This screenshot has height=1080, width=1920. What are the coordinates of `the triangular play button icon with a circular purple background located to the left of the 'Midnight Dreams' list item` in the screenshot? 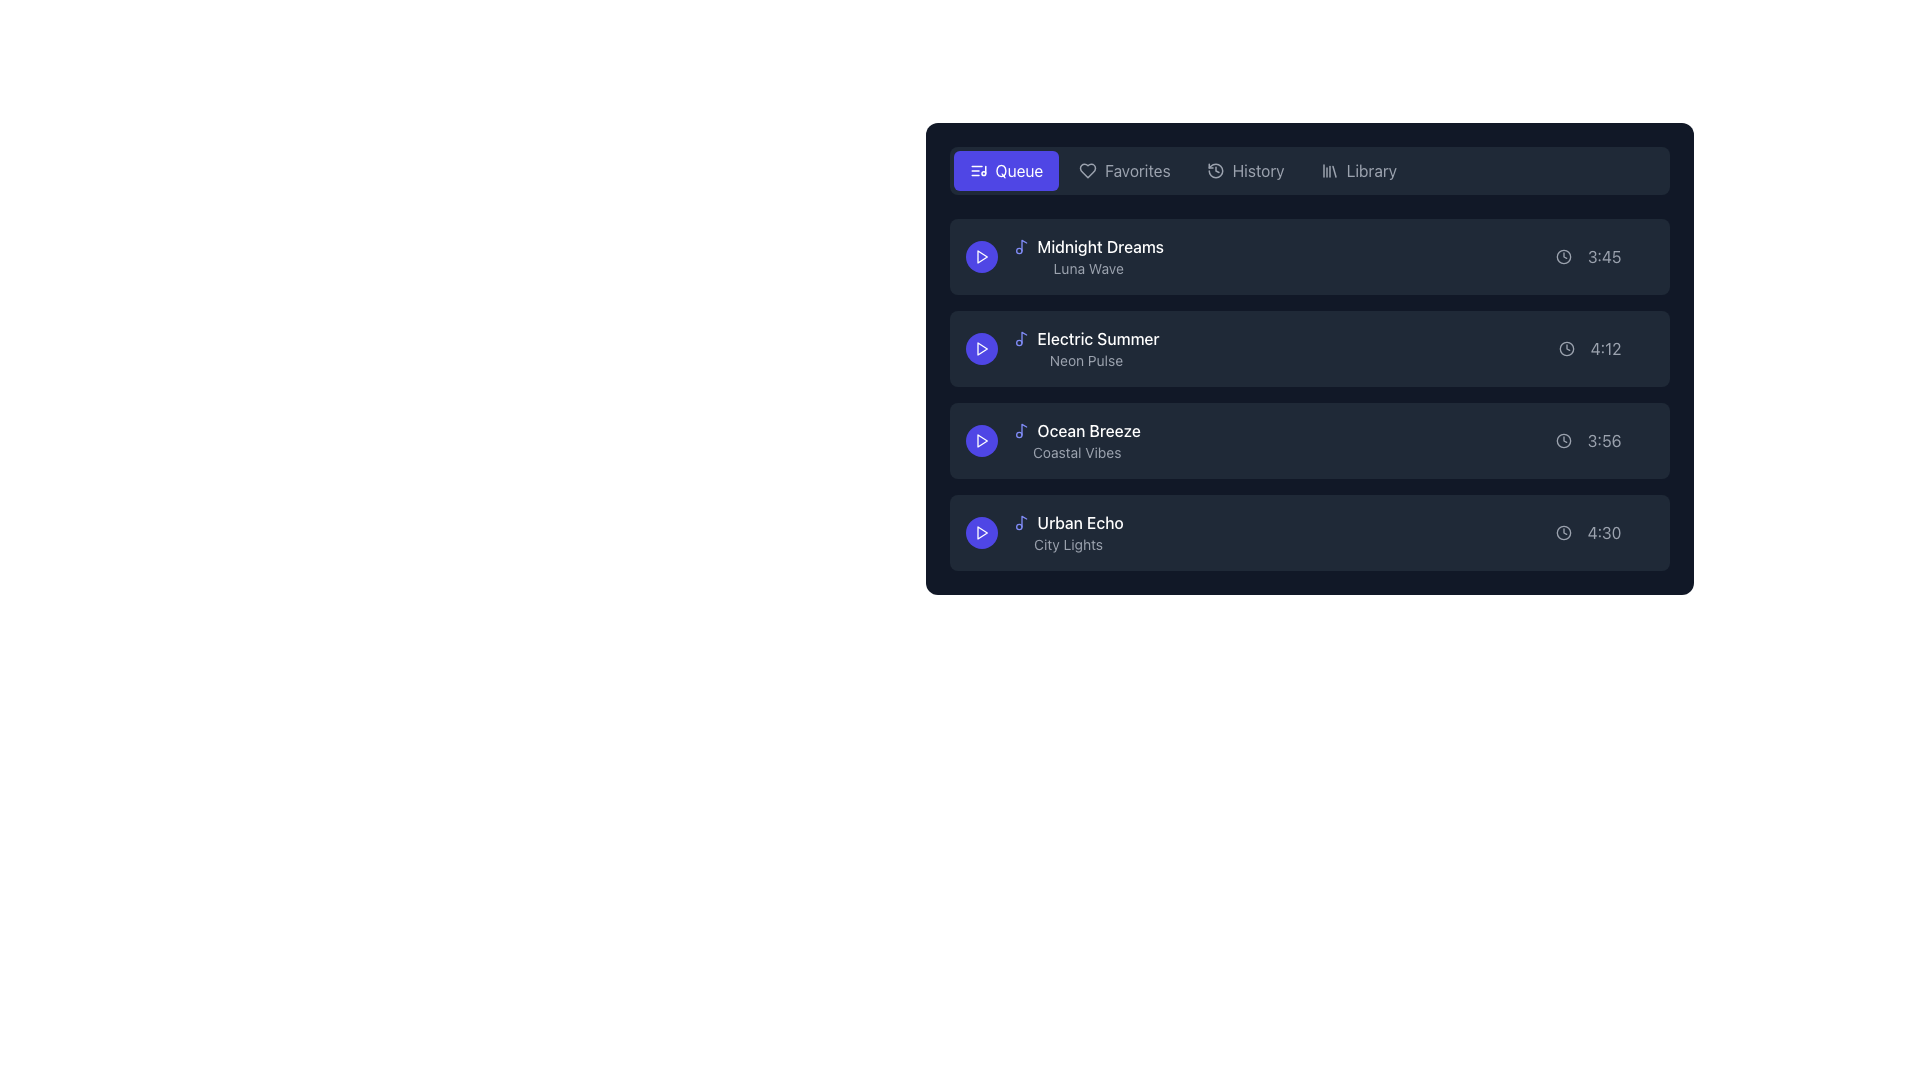 It's located at (981, 256).